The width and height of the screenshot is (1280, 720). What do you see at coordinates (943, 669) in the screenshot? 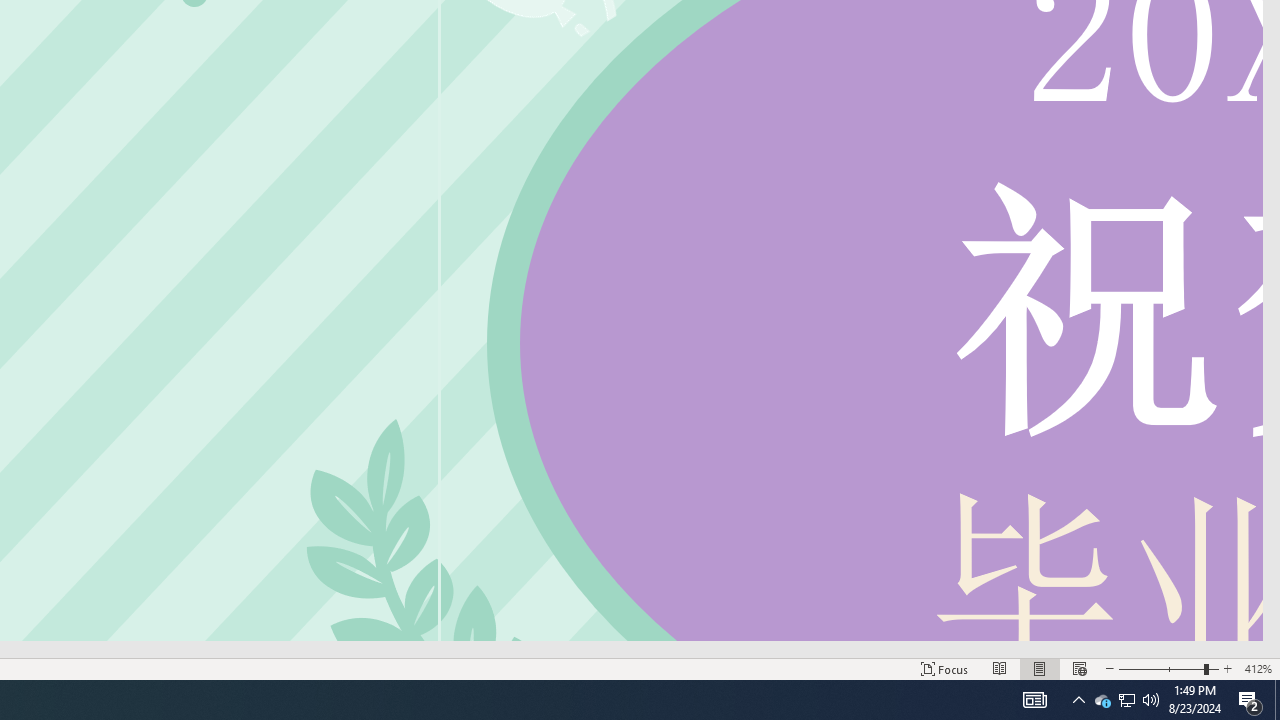
I see `'Focus '` at bounding box center [943, 669].